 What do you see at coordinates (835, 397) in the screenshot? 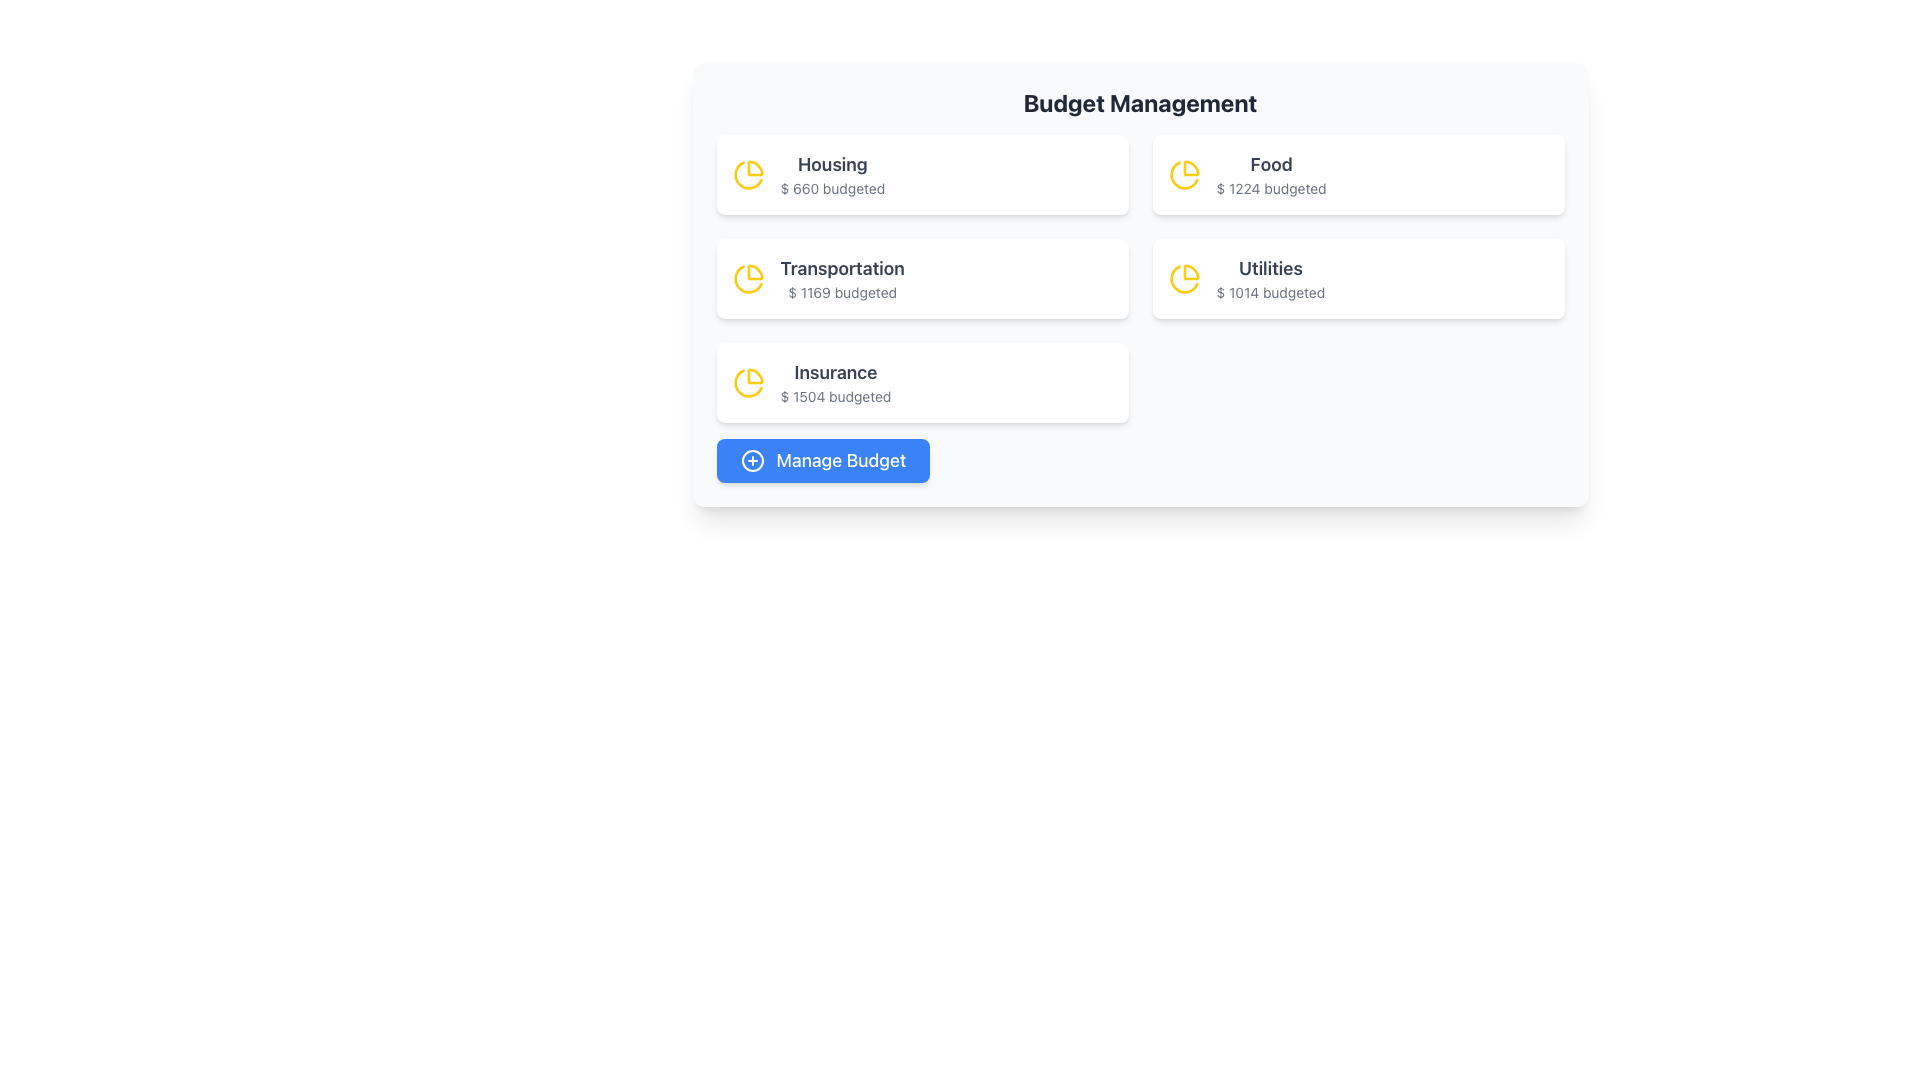
I see `the text label displaying '$1504 budgeted' located below the 'Insurance' heading within the card titled 'Insurance'` at bounding box center [835, 397].